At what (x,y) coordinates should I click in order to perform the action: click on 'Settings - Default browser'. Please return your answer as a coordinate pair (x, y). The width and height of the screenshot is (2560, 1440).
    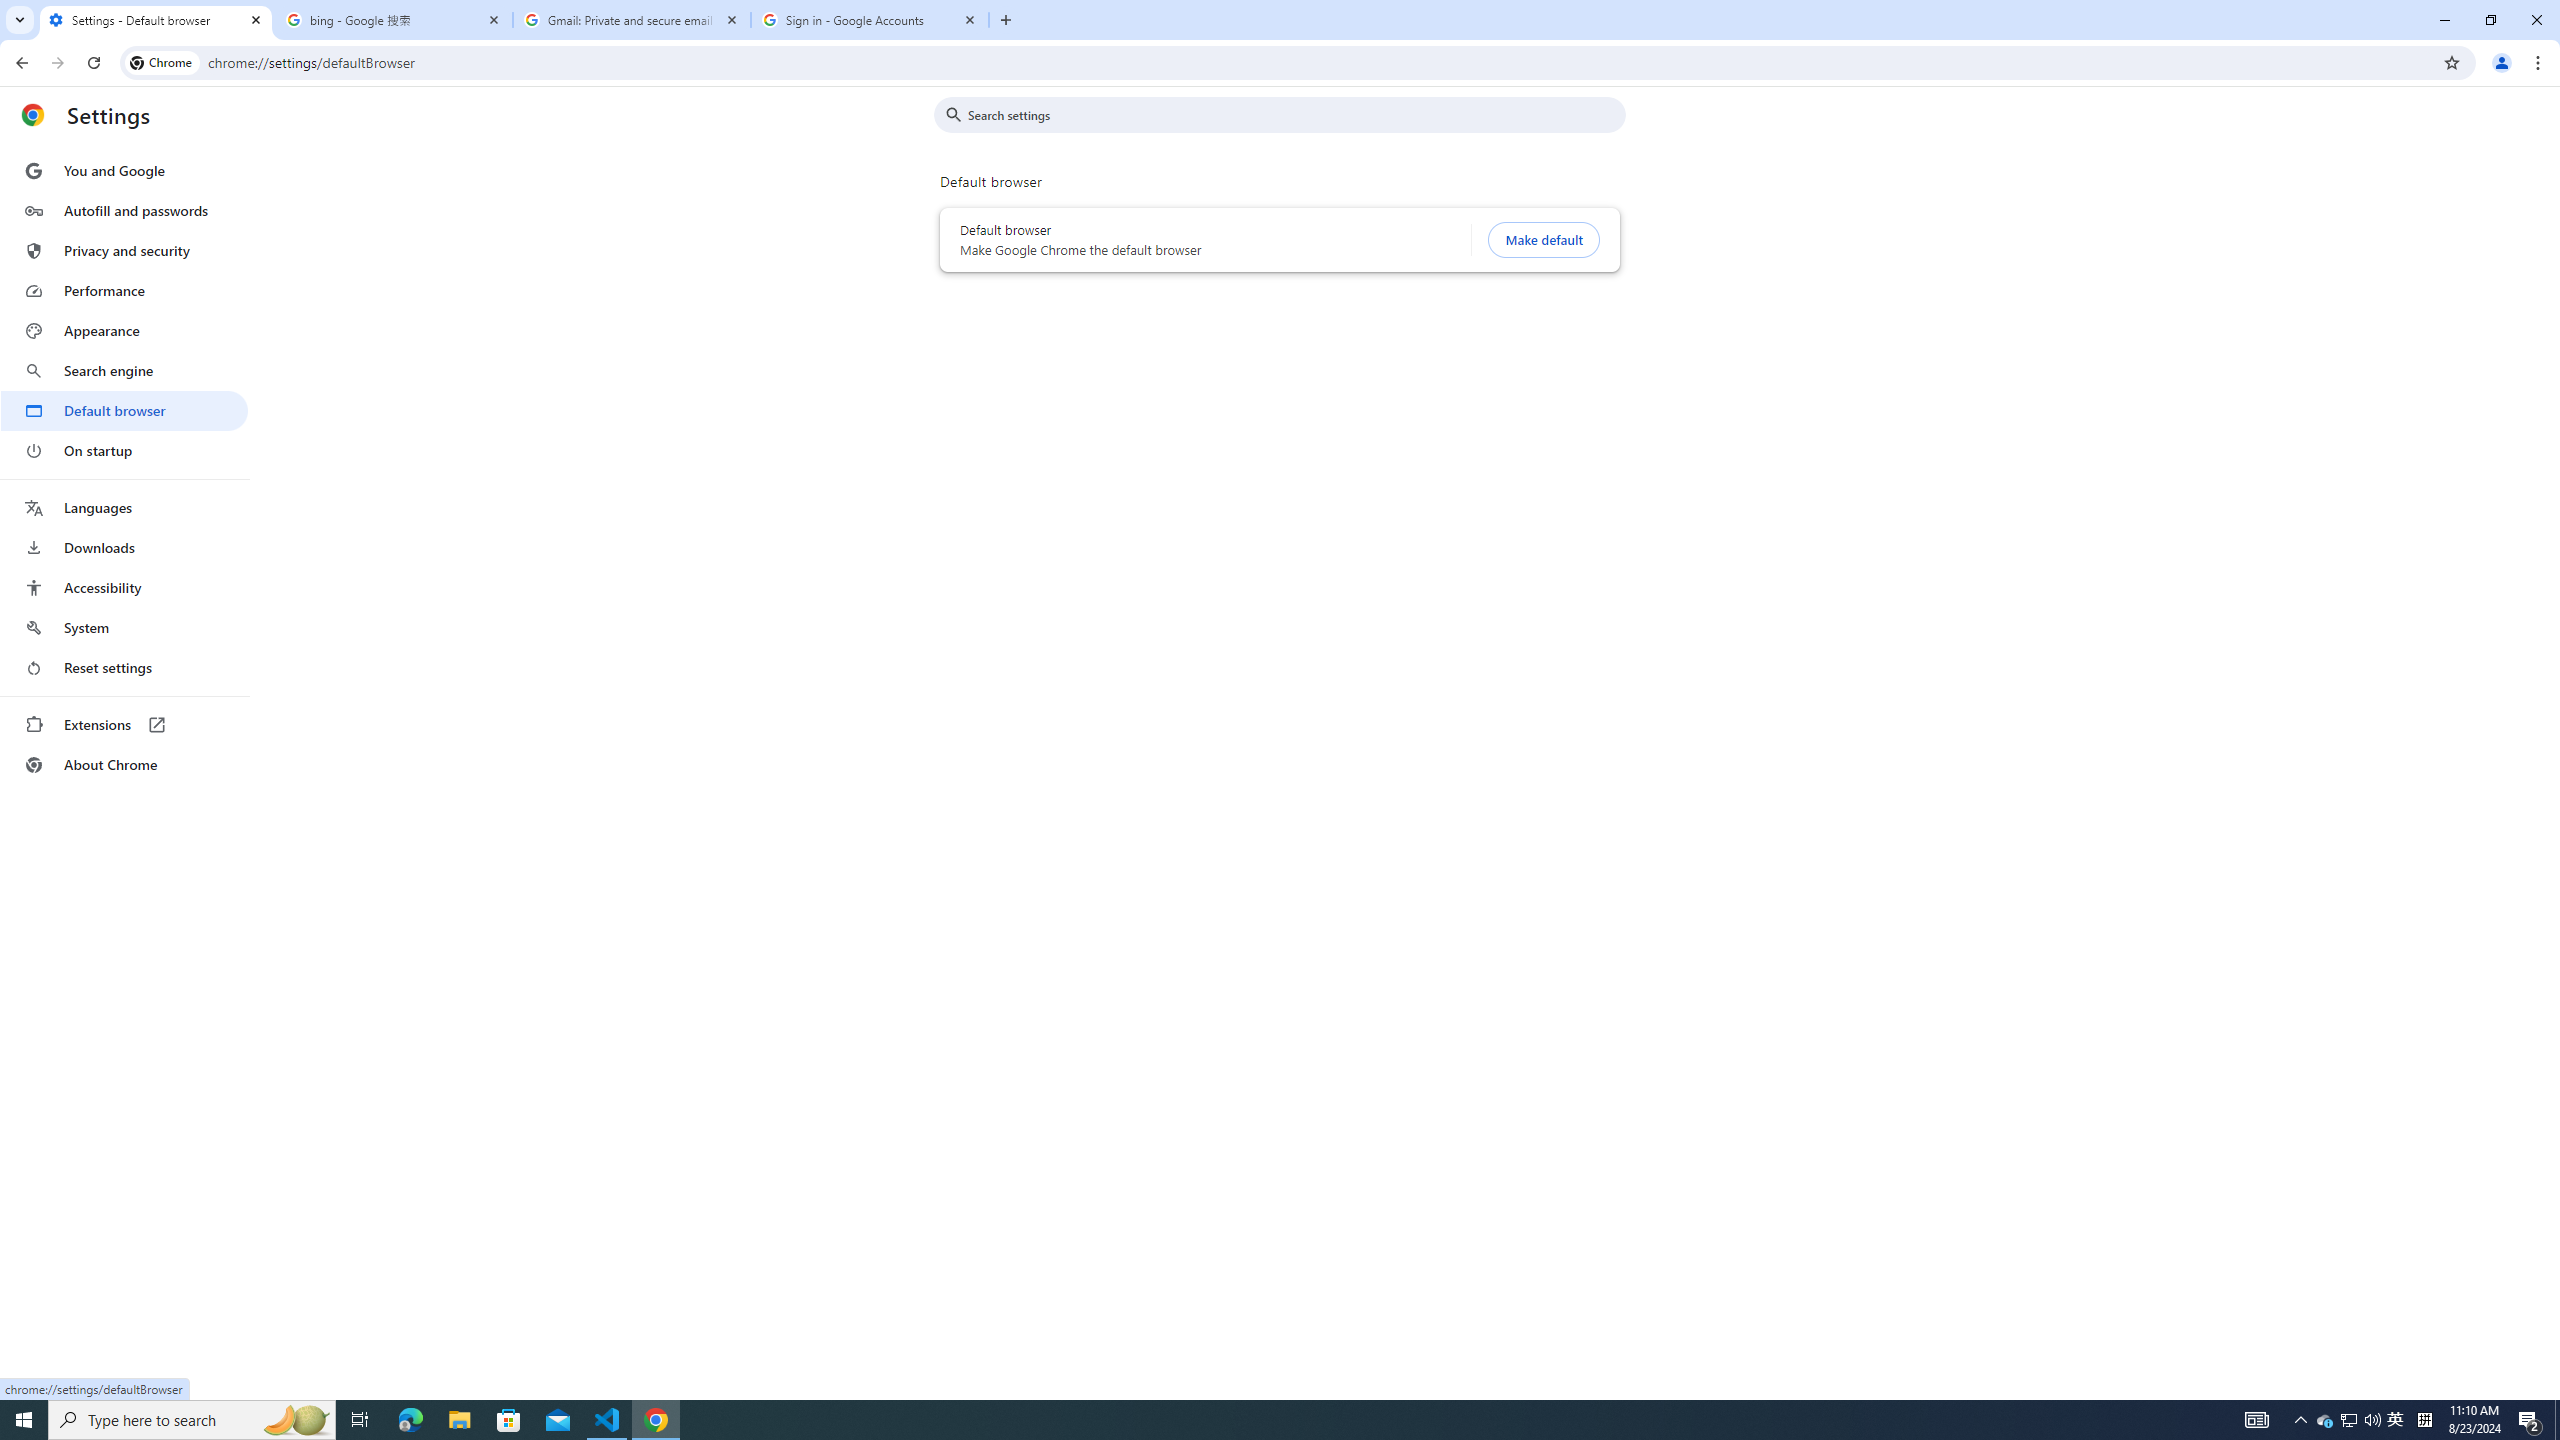
    Looking at the image, I should click on (155, 19).